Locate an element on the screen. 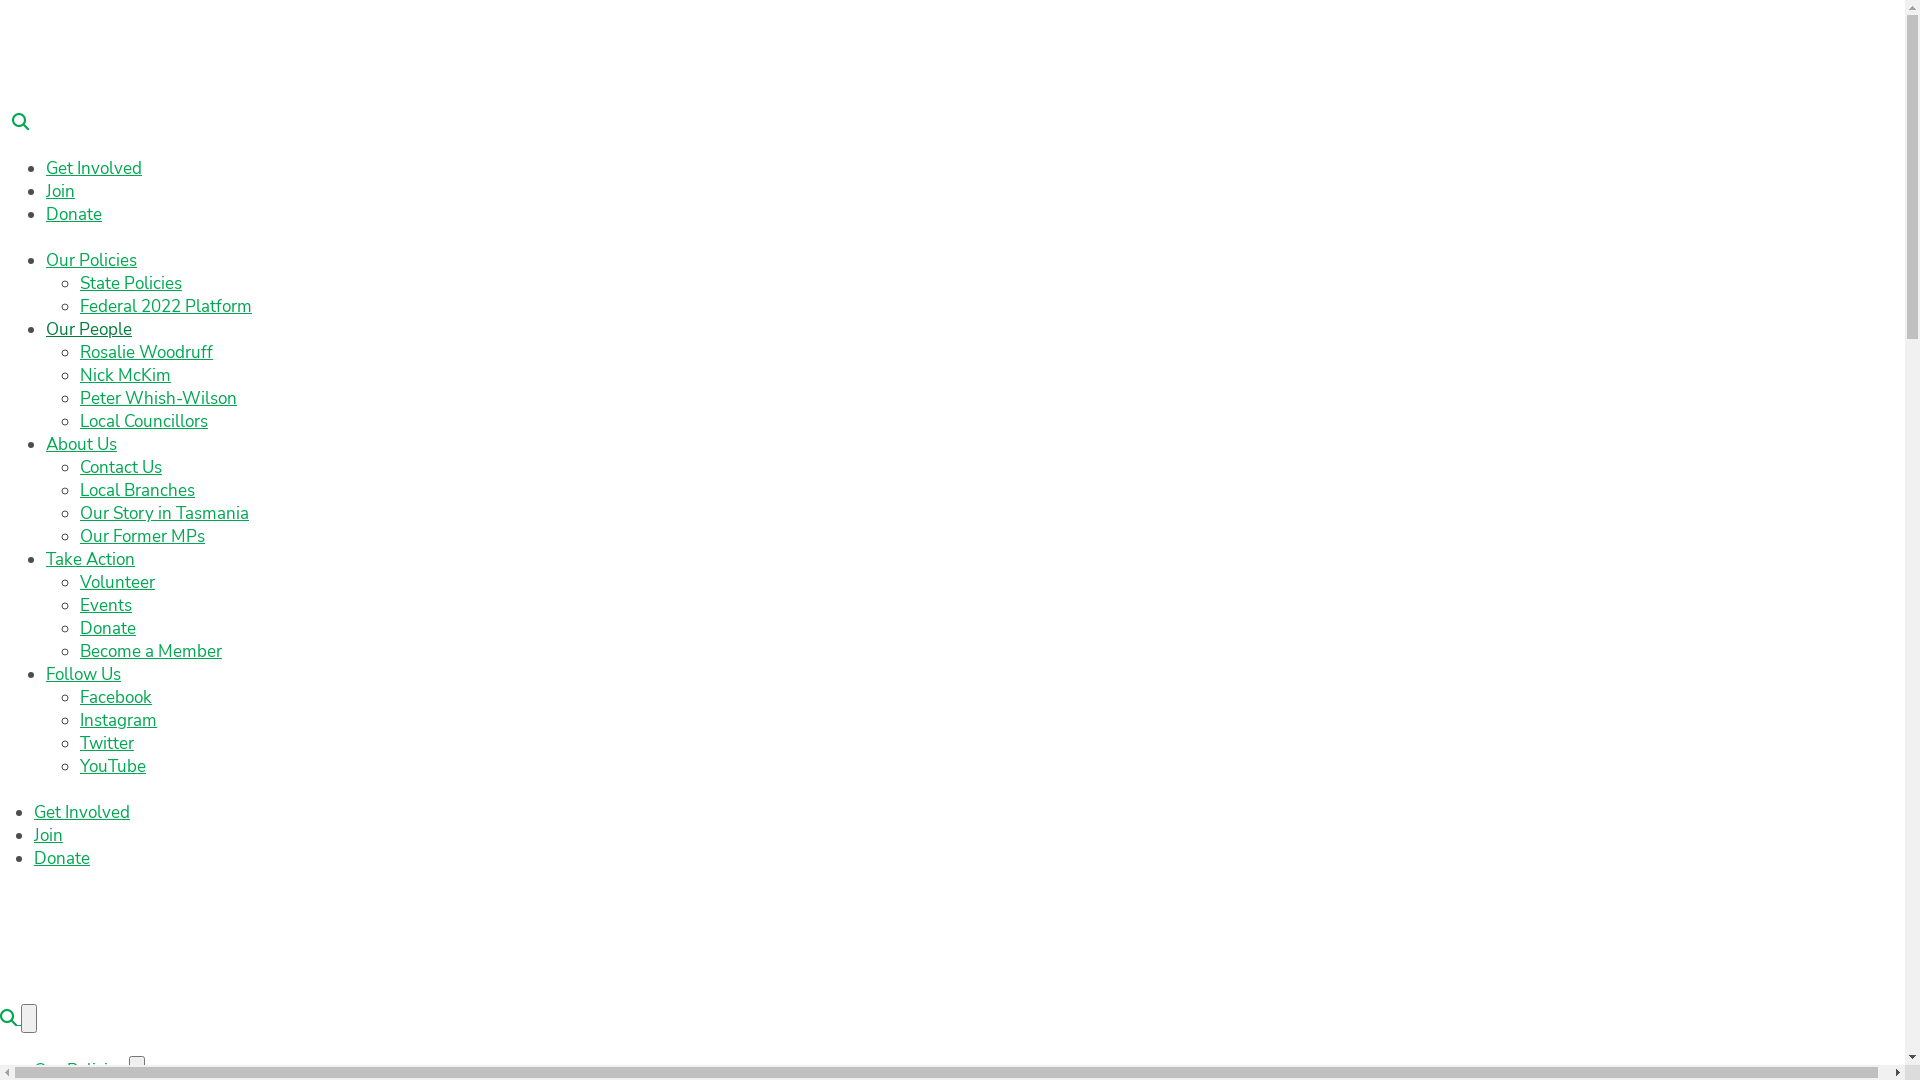 Image resolution: width=1920 pixels, height=1080 pixels. 'Instagram' is located at coordinates (117, 720).